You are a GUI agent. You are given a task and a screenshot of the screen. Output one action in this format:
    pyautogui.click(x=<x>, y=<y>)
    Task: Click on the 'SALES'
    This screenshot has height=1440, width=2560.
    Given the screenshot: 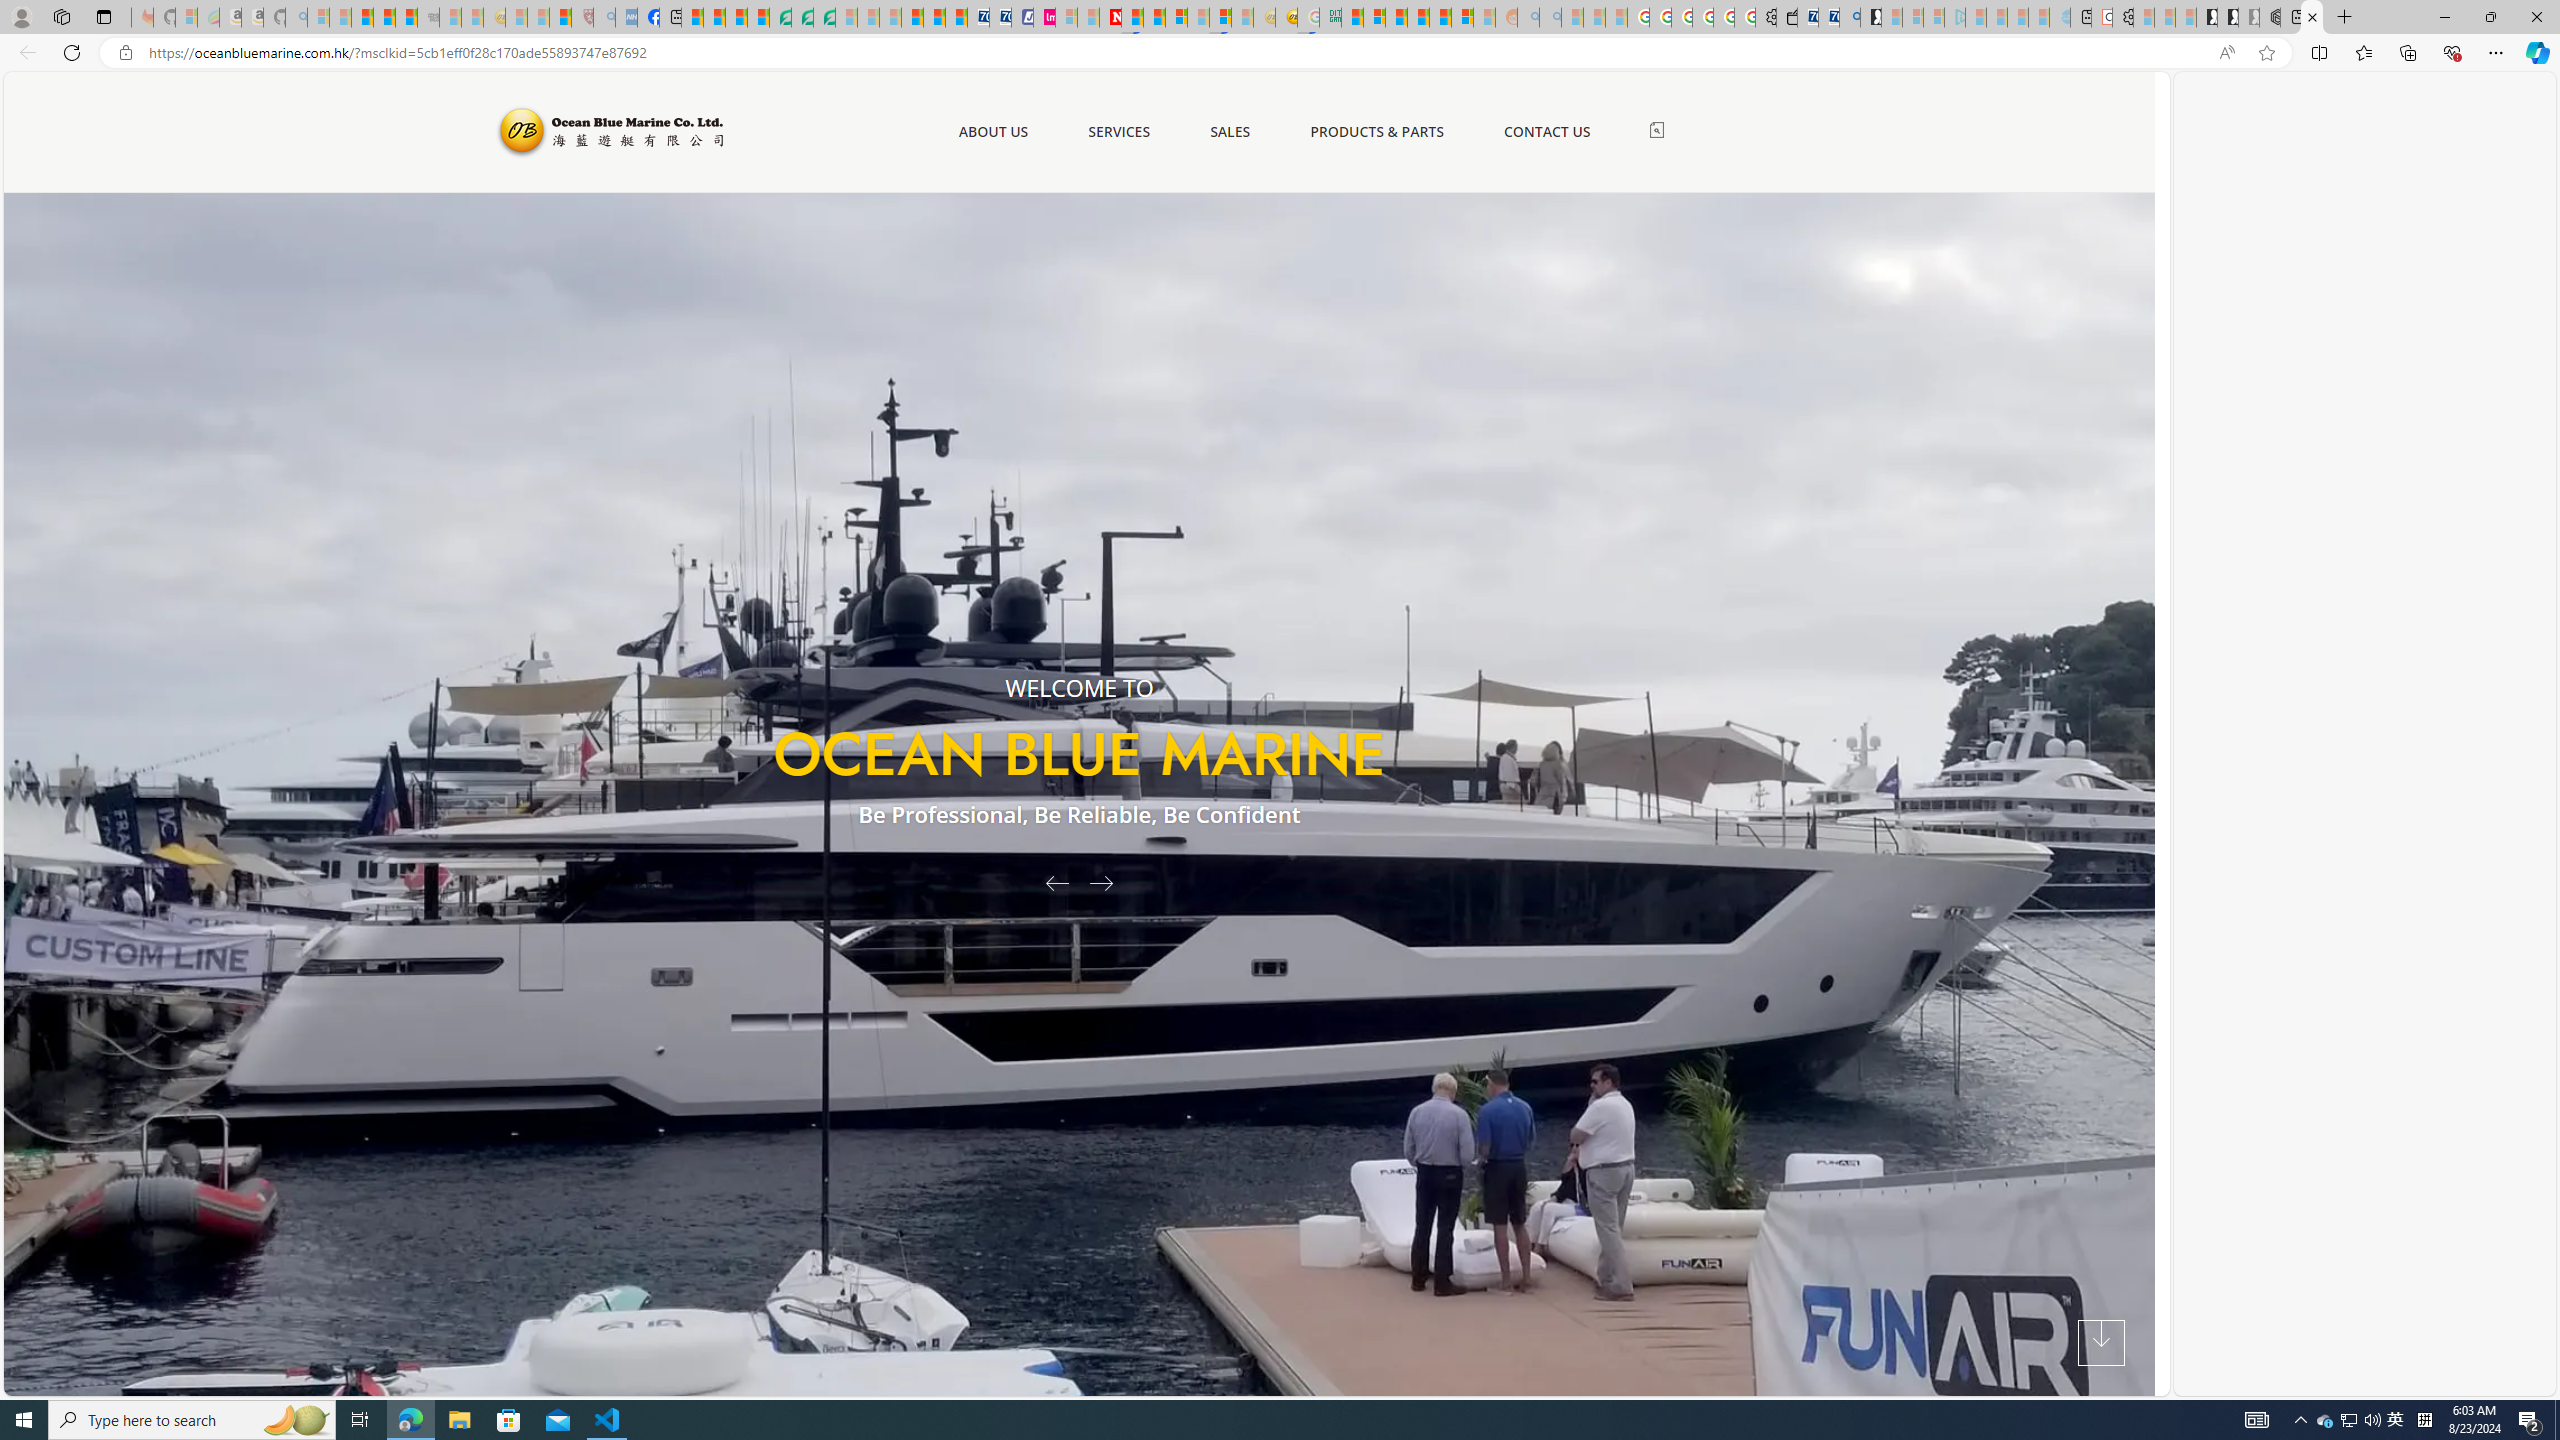 What is the action you would take?
    pyautogui.click(x=1230, y=131)
    